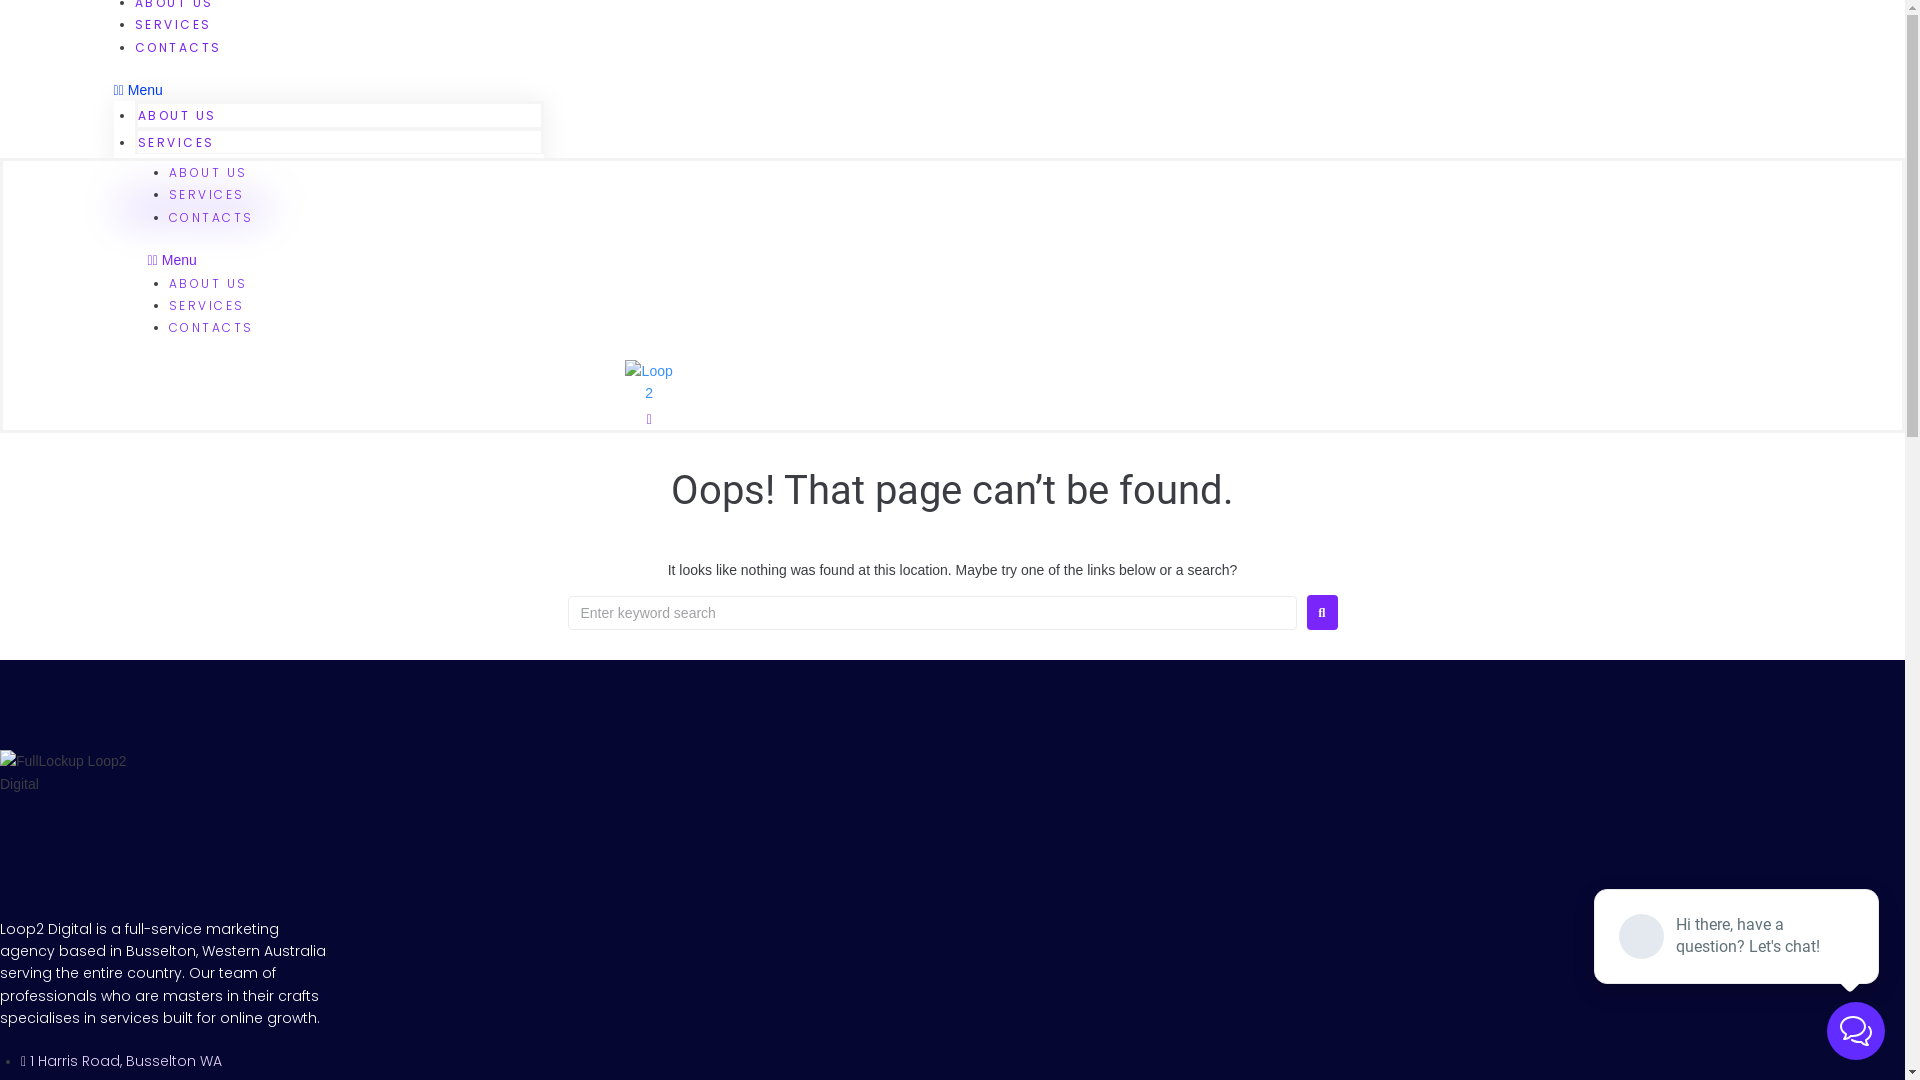 The width and height of the screenshot is (1920, 1080). Describe the element at coordinates (191, 209) in the screenshot. I see `'FREE CONSULTATION'` at that location.